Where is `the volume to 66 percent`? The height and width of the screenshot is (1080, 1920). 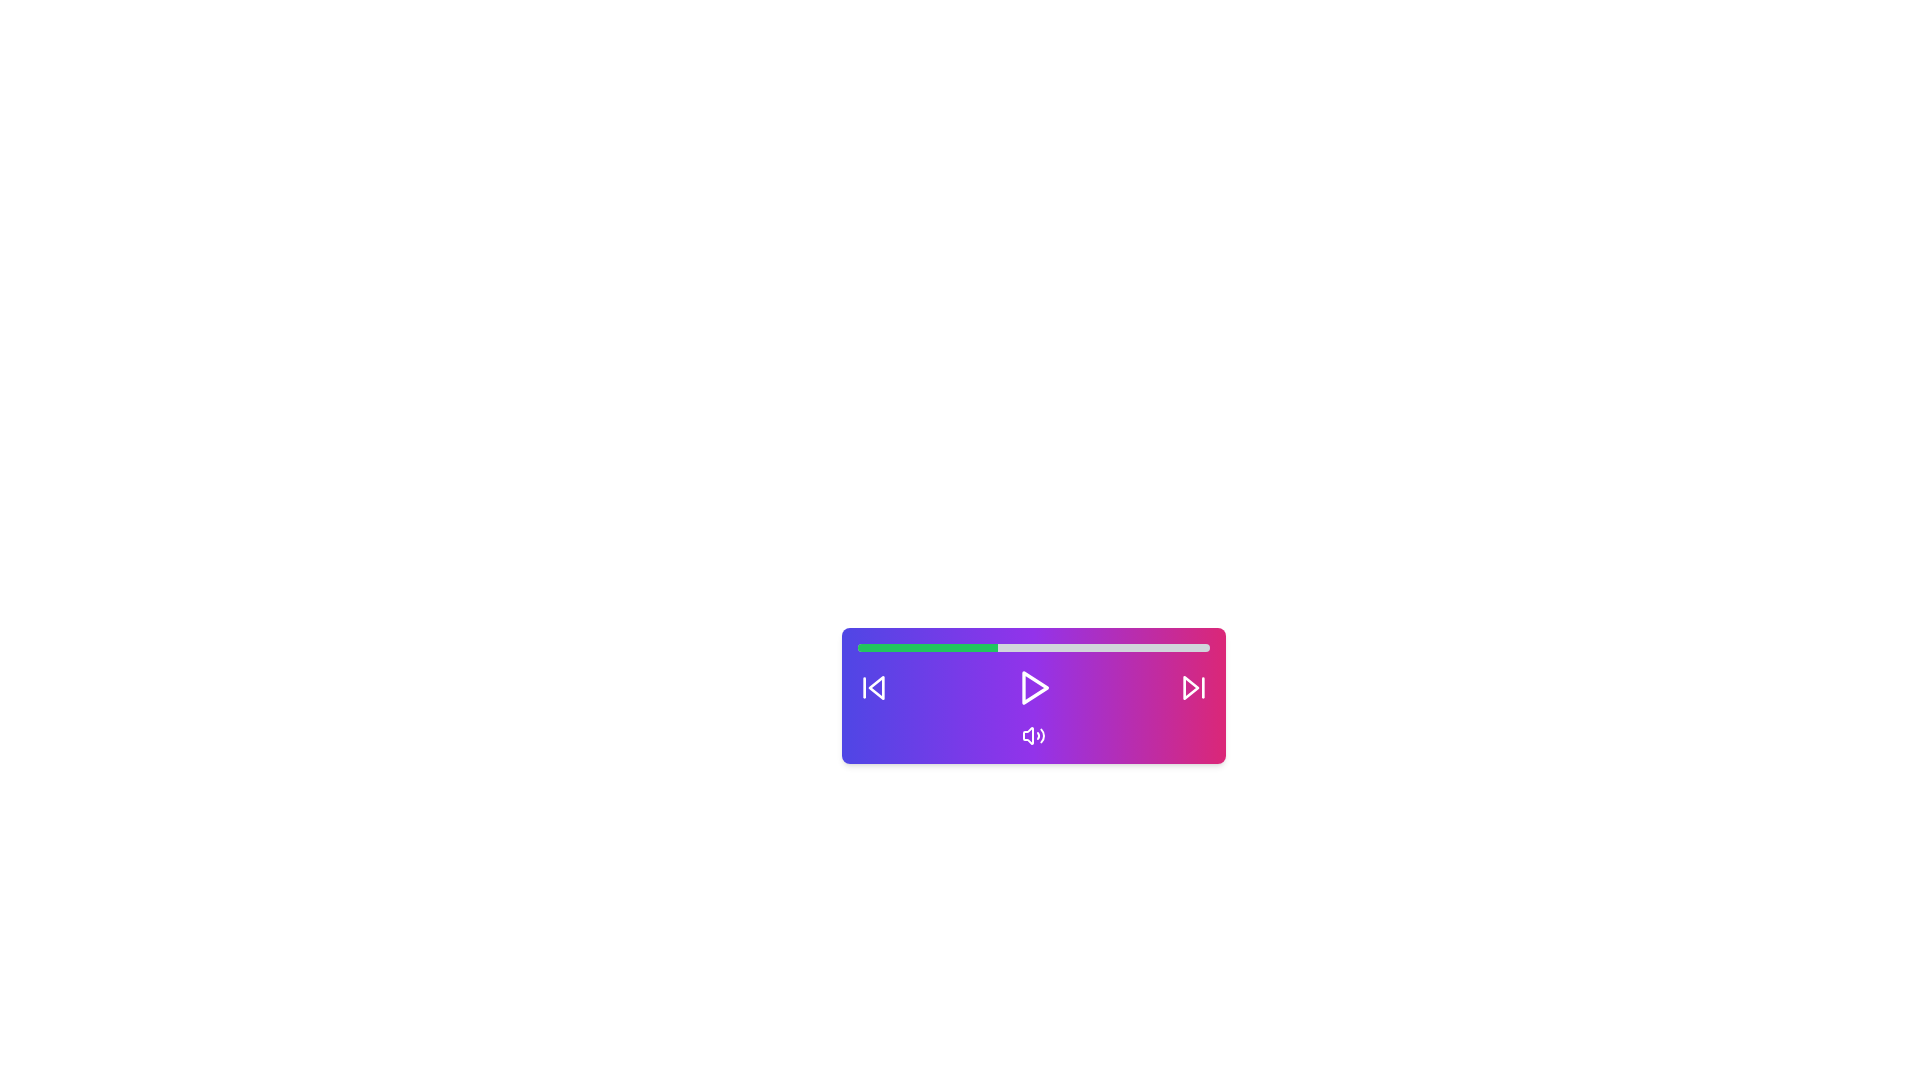 the volume to 66 percent is located at coordinates (1088, 648).